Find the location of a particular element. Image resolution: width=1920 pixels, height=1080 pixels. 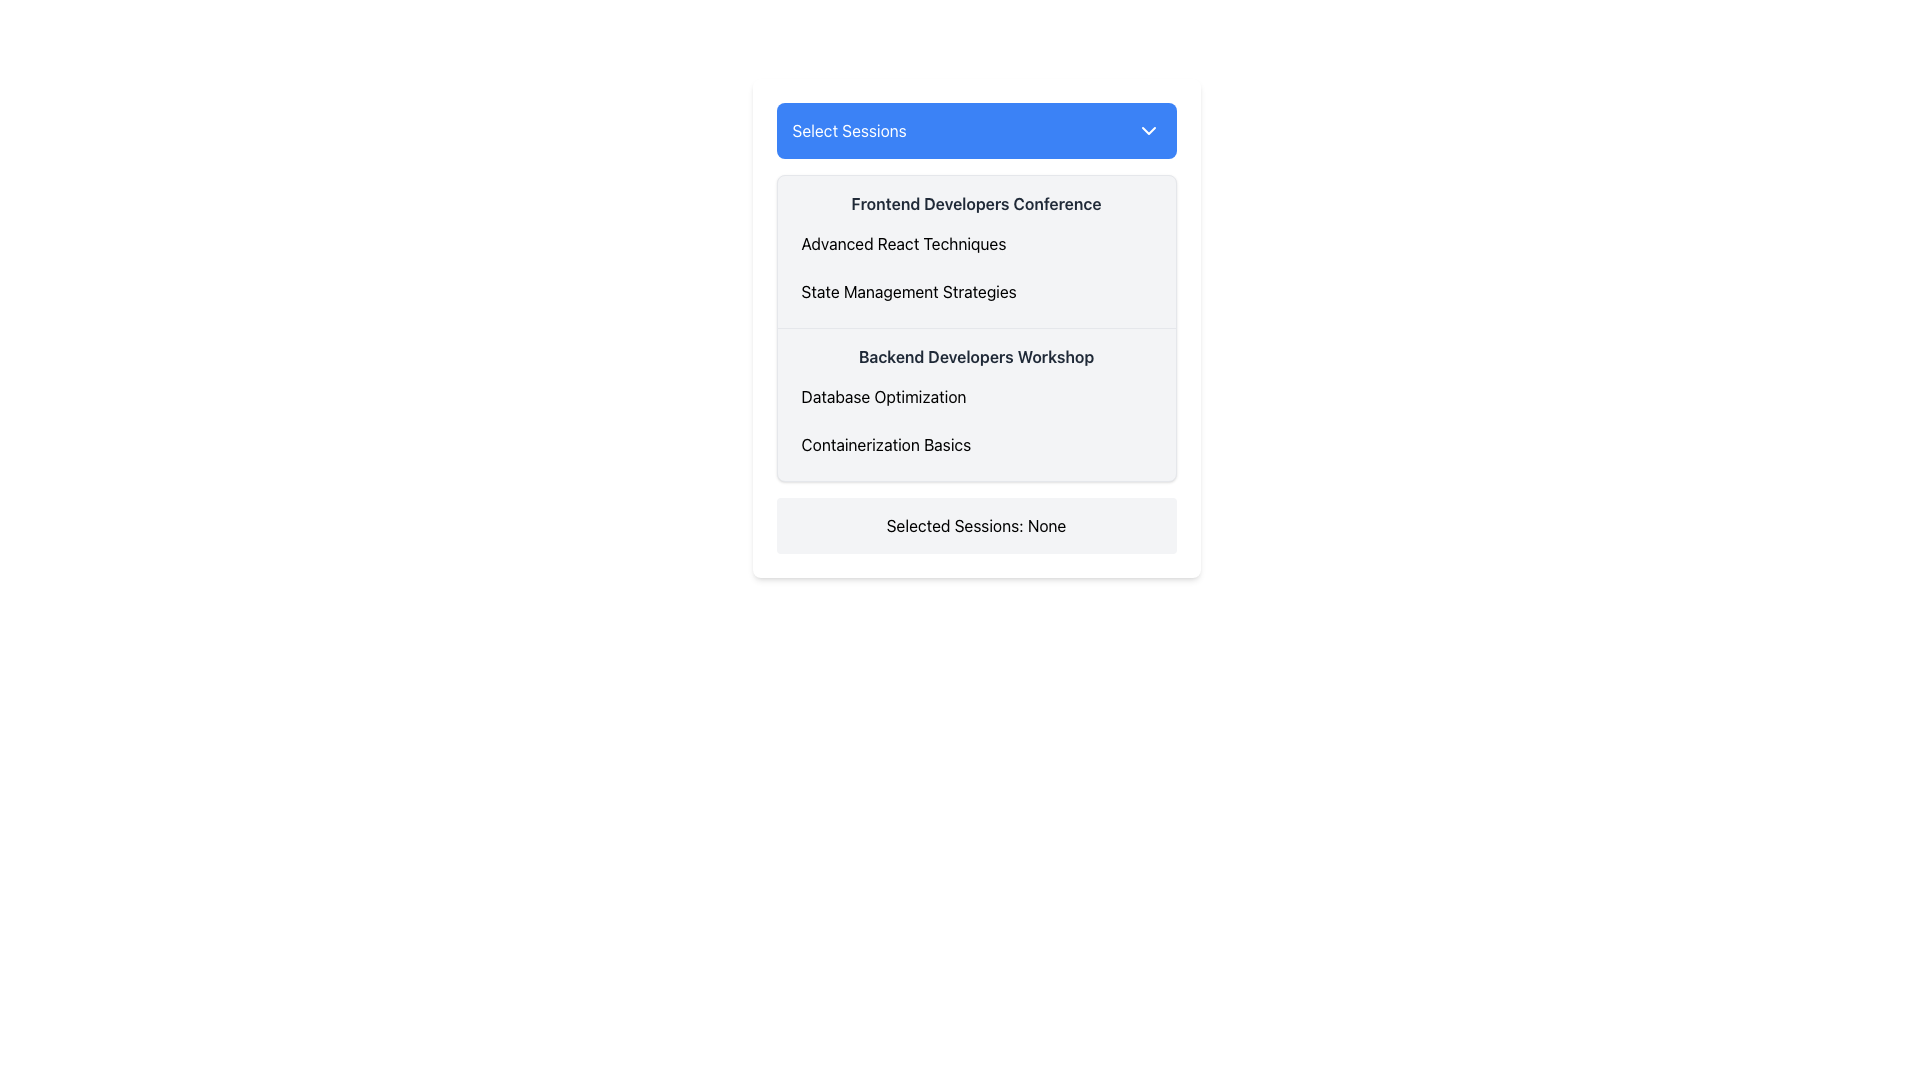

the selectable item displaying the phrase 'State Management Strategies' under the header 'Frontend Developers Conference' is located at coordinates (976, 292).